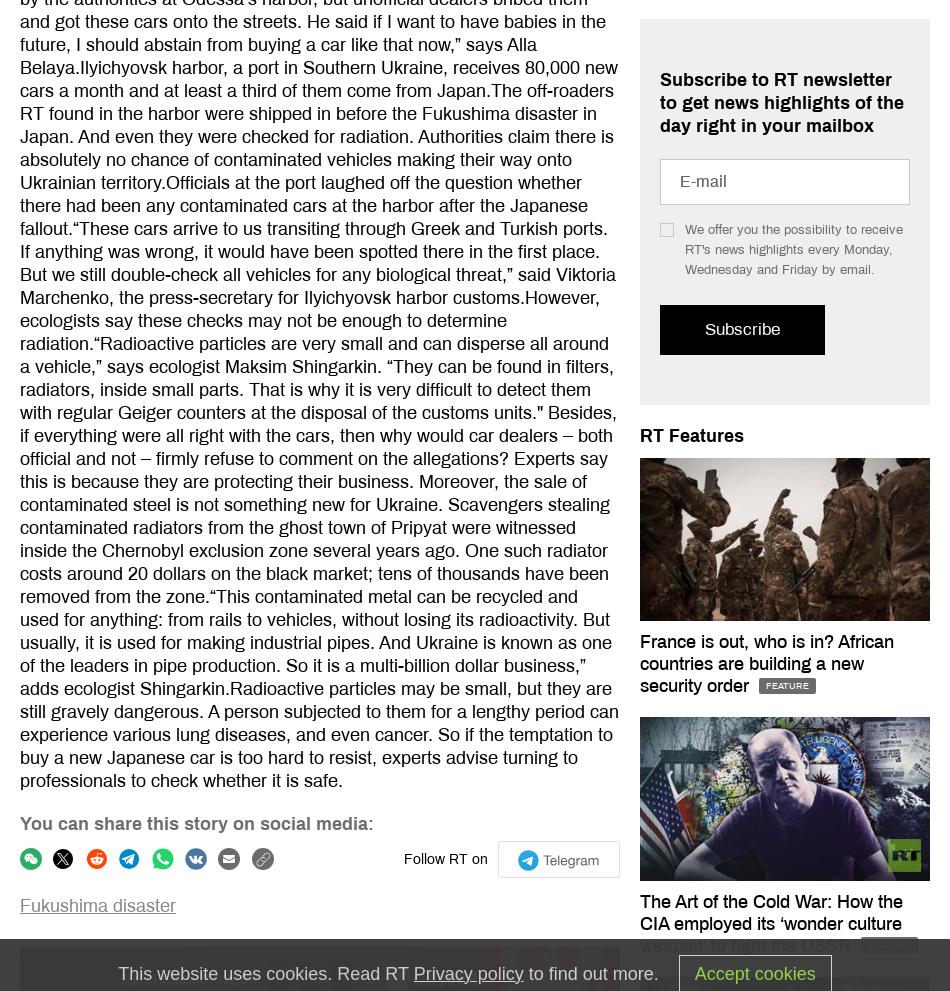  I want to click on 'Privacy policy', so click(411, 972).